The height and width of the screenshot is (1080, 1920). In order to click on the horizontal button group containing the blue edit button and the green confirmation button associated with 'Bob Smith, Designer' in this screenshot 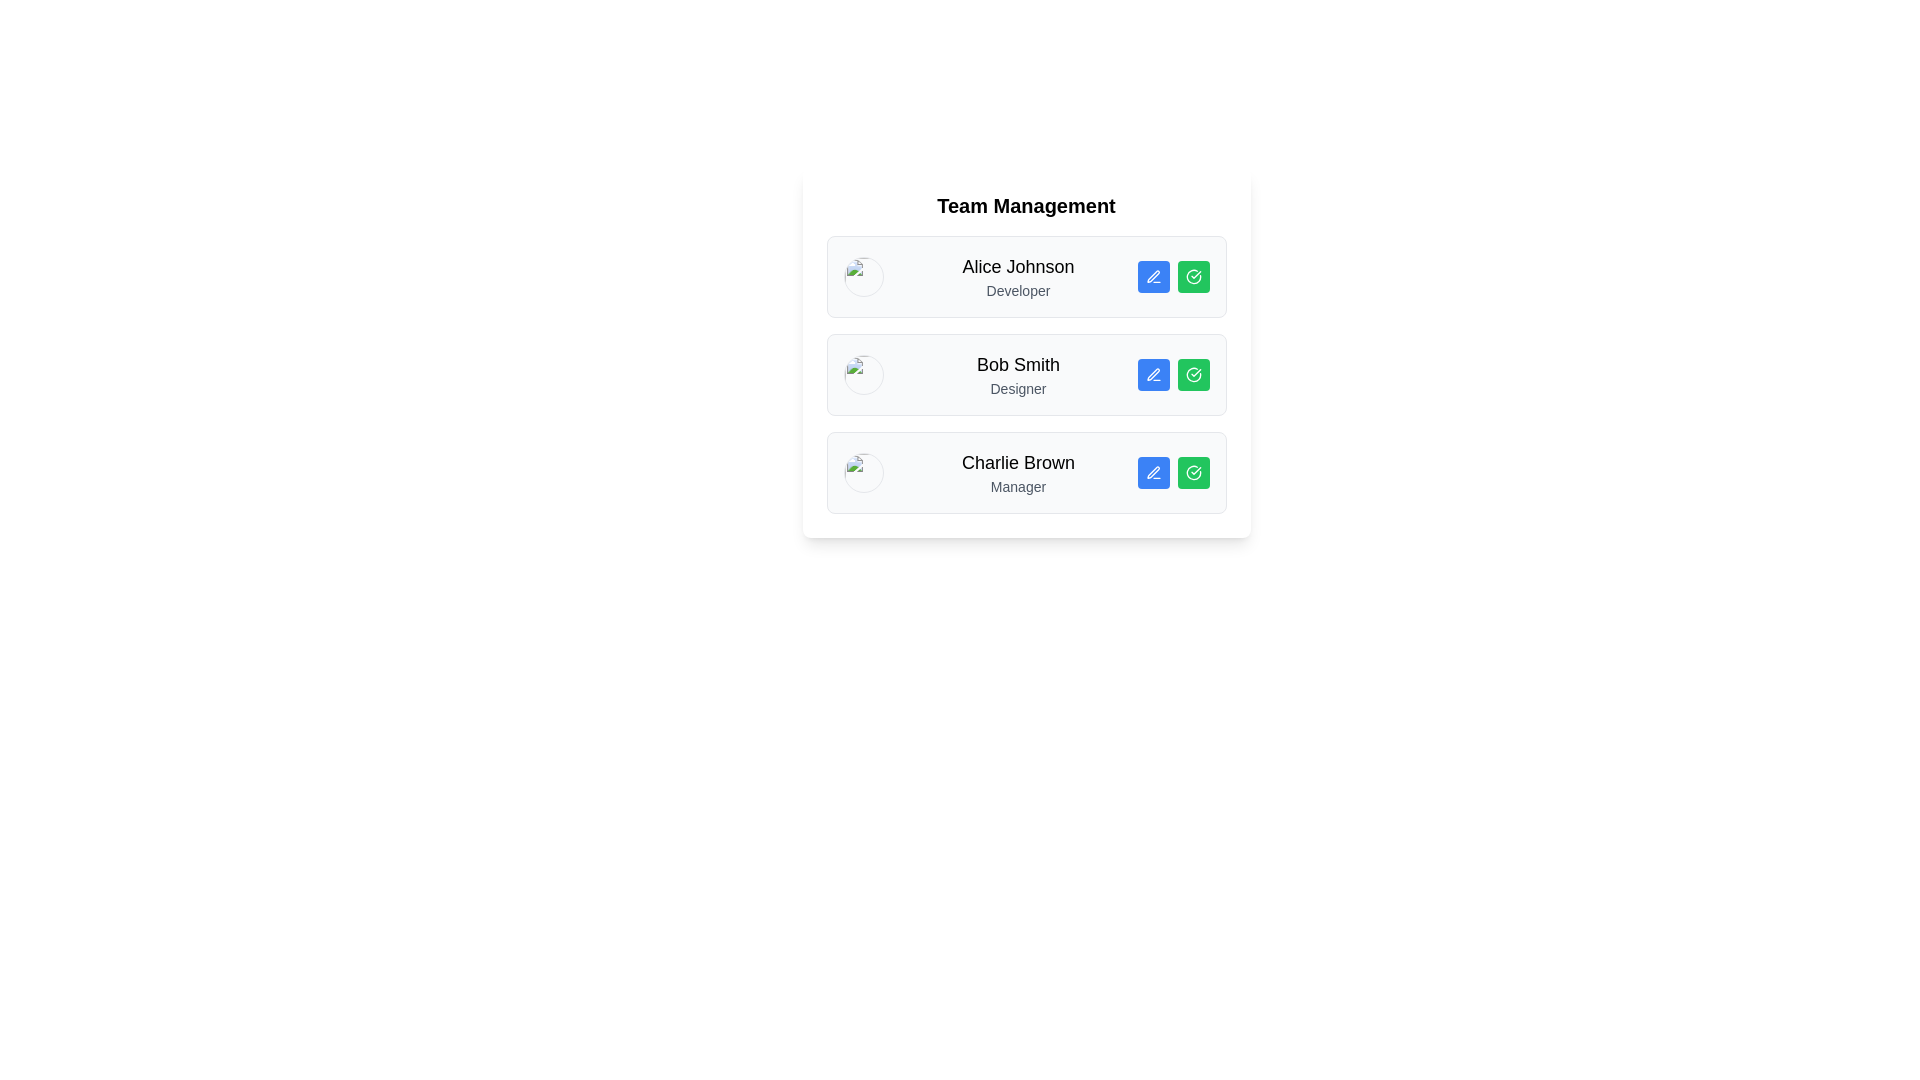, I will do `click(1173, 374)`.